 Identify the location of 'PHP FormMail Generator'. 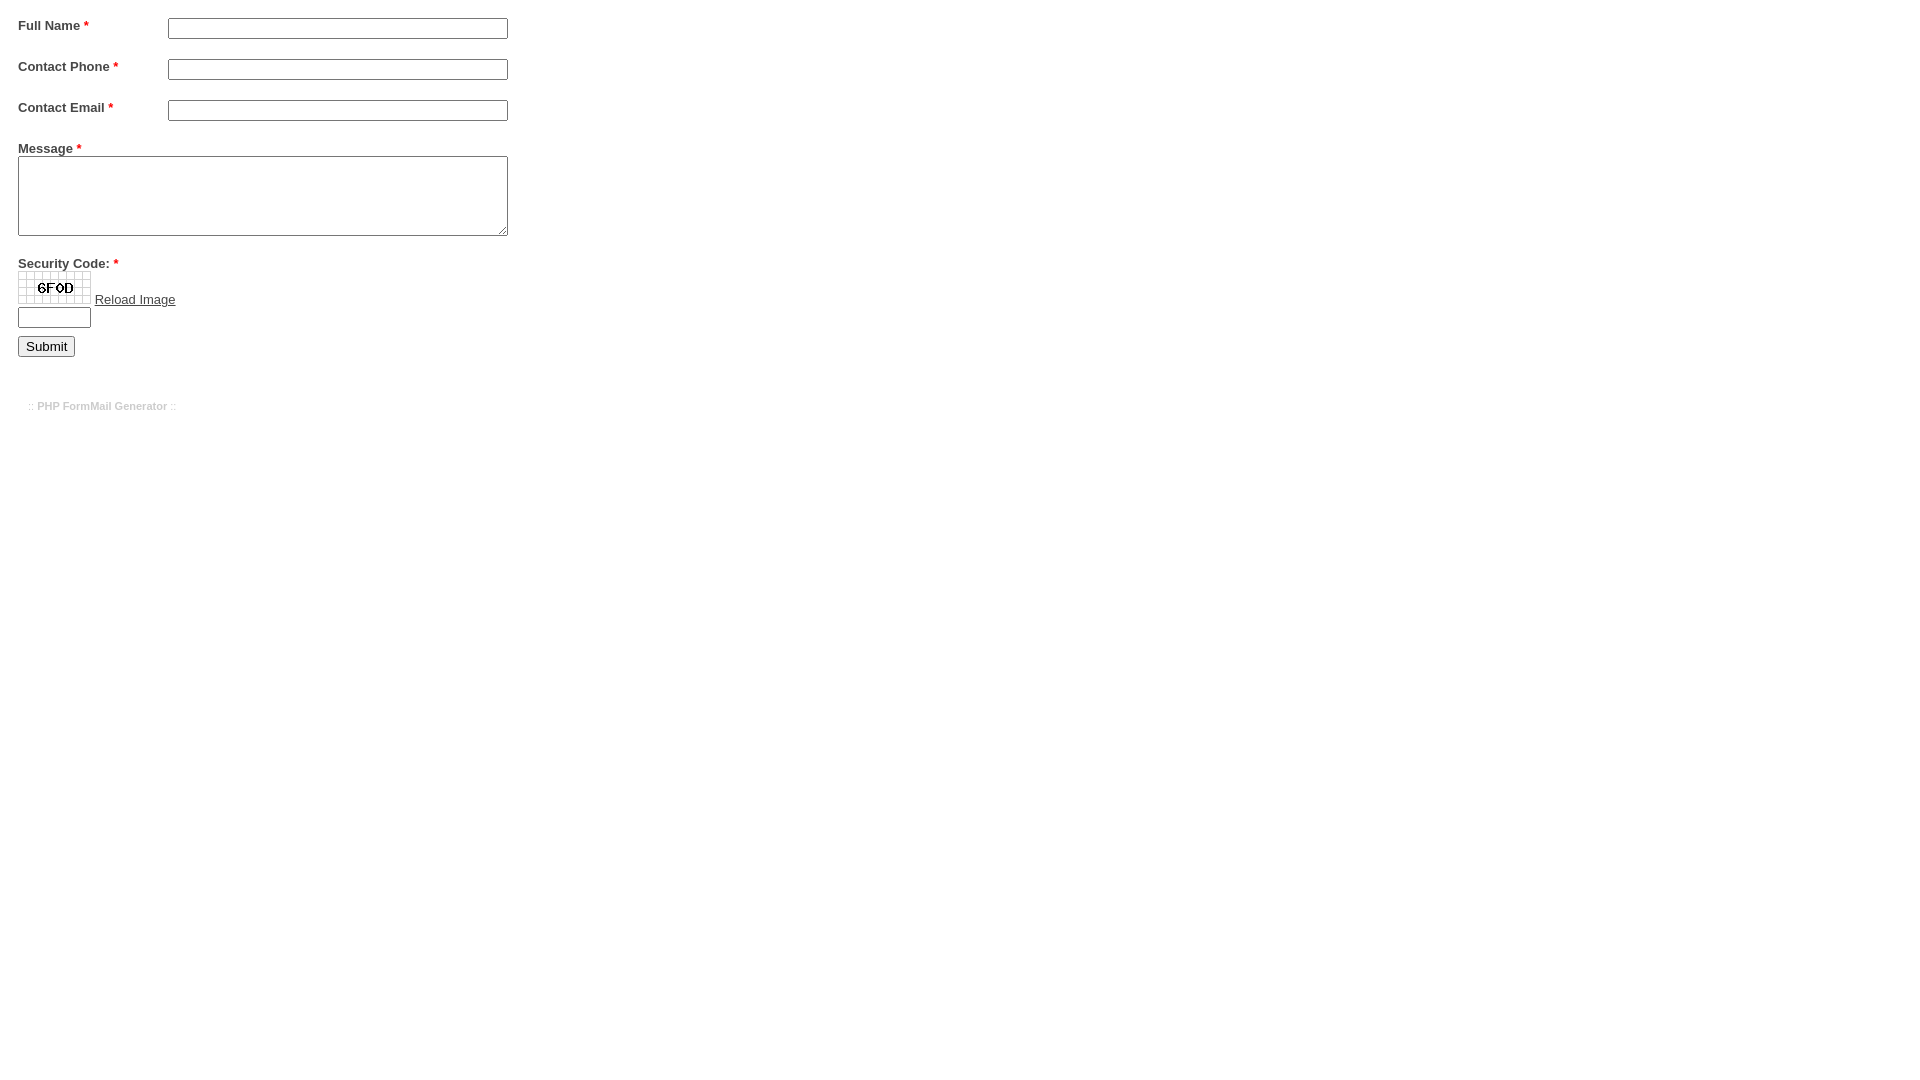
(100, 405).